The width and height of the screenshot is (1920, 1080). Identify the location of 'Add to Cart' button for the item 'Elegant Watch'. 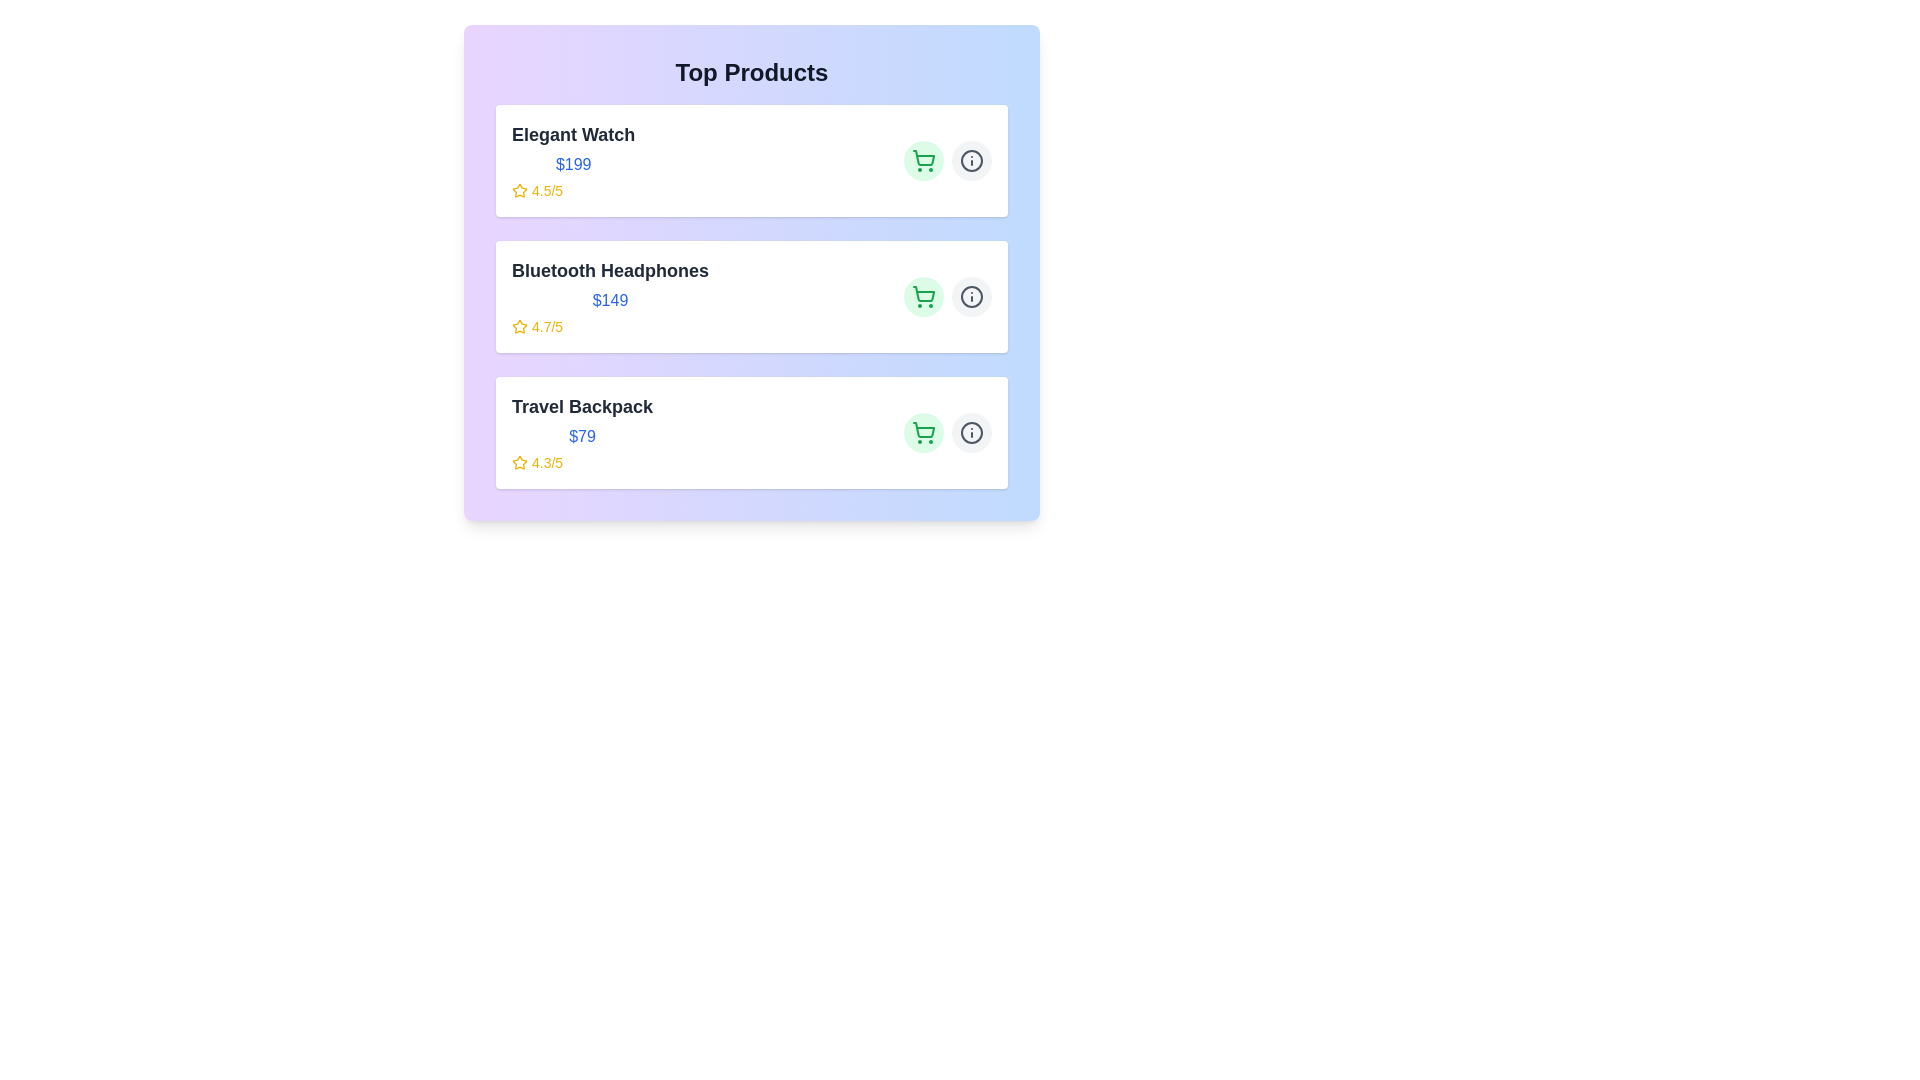
(923, 160).